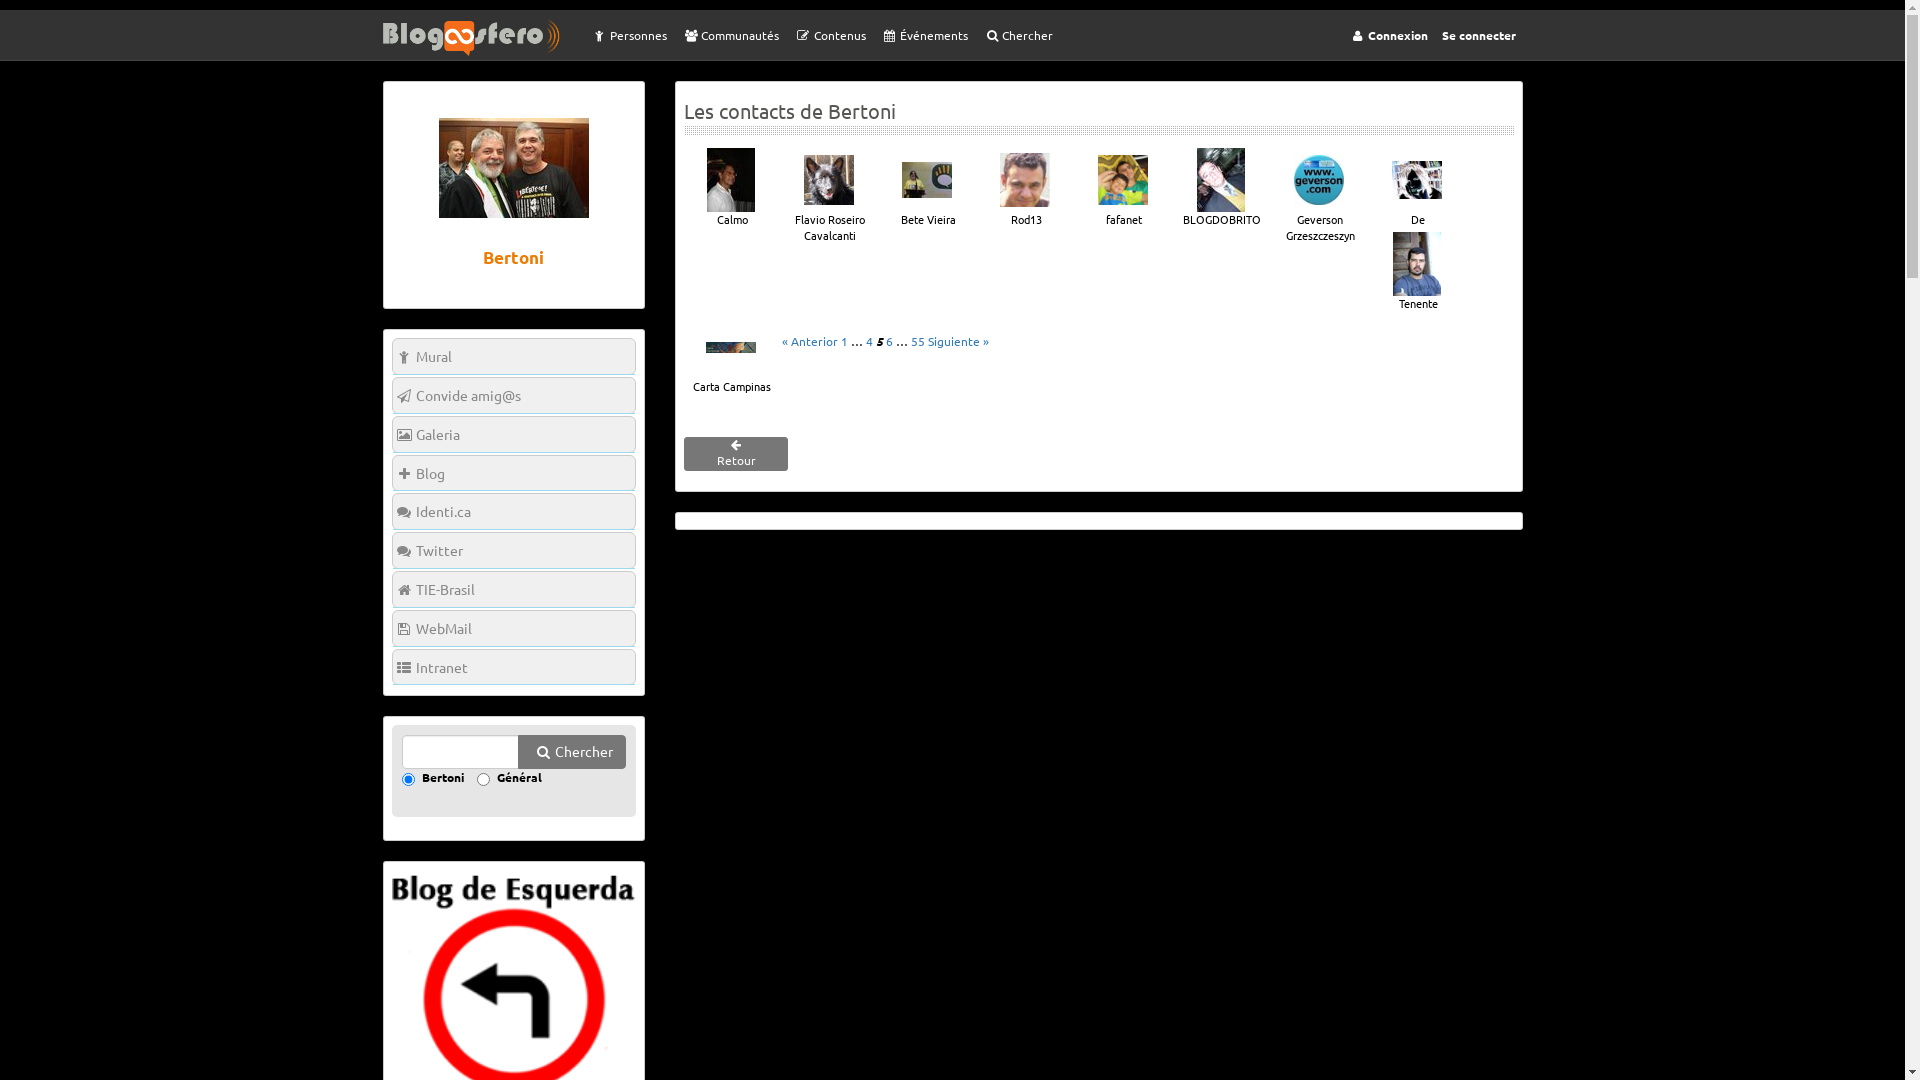 The width and height of the screenshot is (1920, 1080). What do you see at coordinates (481, 37) in the screenshot?
I see `'Blogoosfero'` at bounding box center [481, 37].